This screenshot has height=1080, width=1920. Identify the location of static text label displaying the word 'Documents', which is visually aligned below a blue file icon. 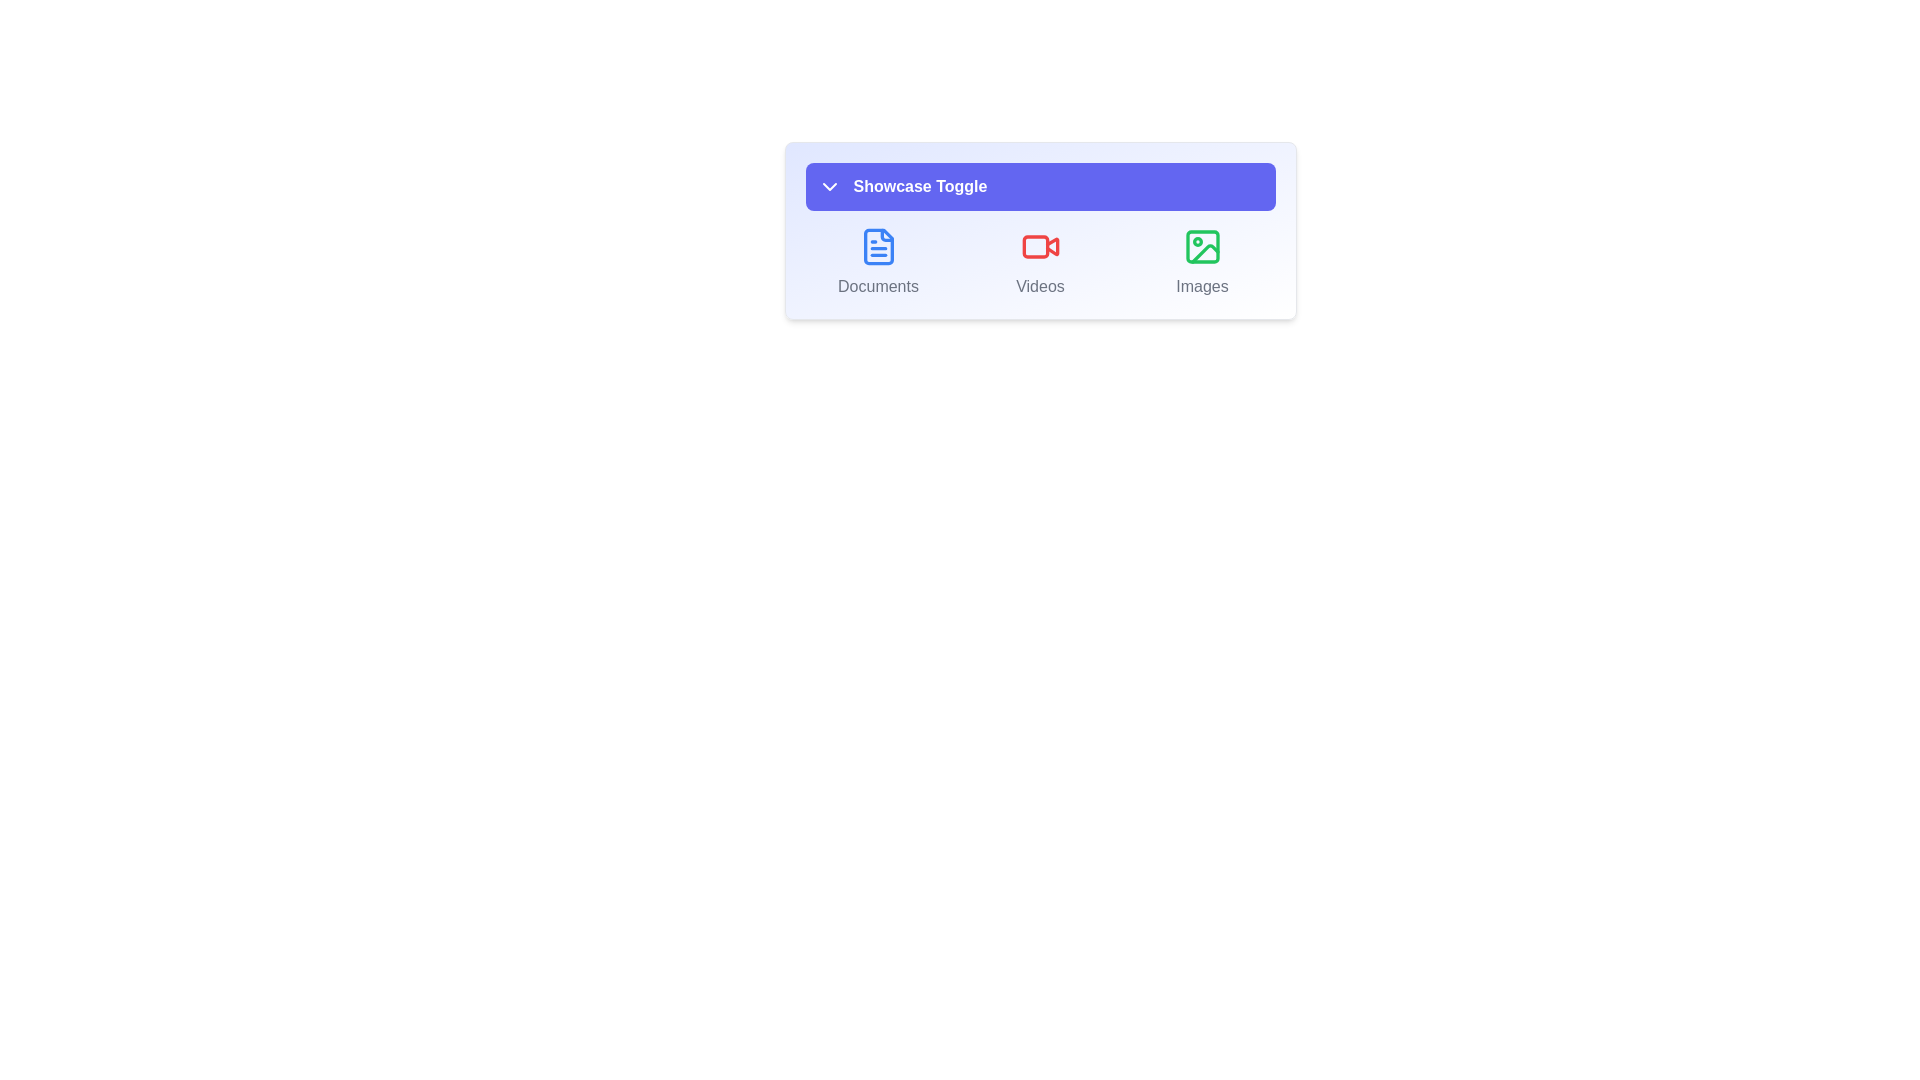
(878, 286).